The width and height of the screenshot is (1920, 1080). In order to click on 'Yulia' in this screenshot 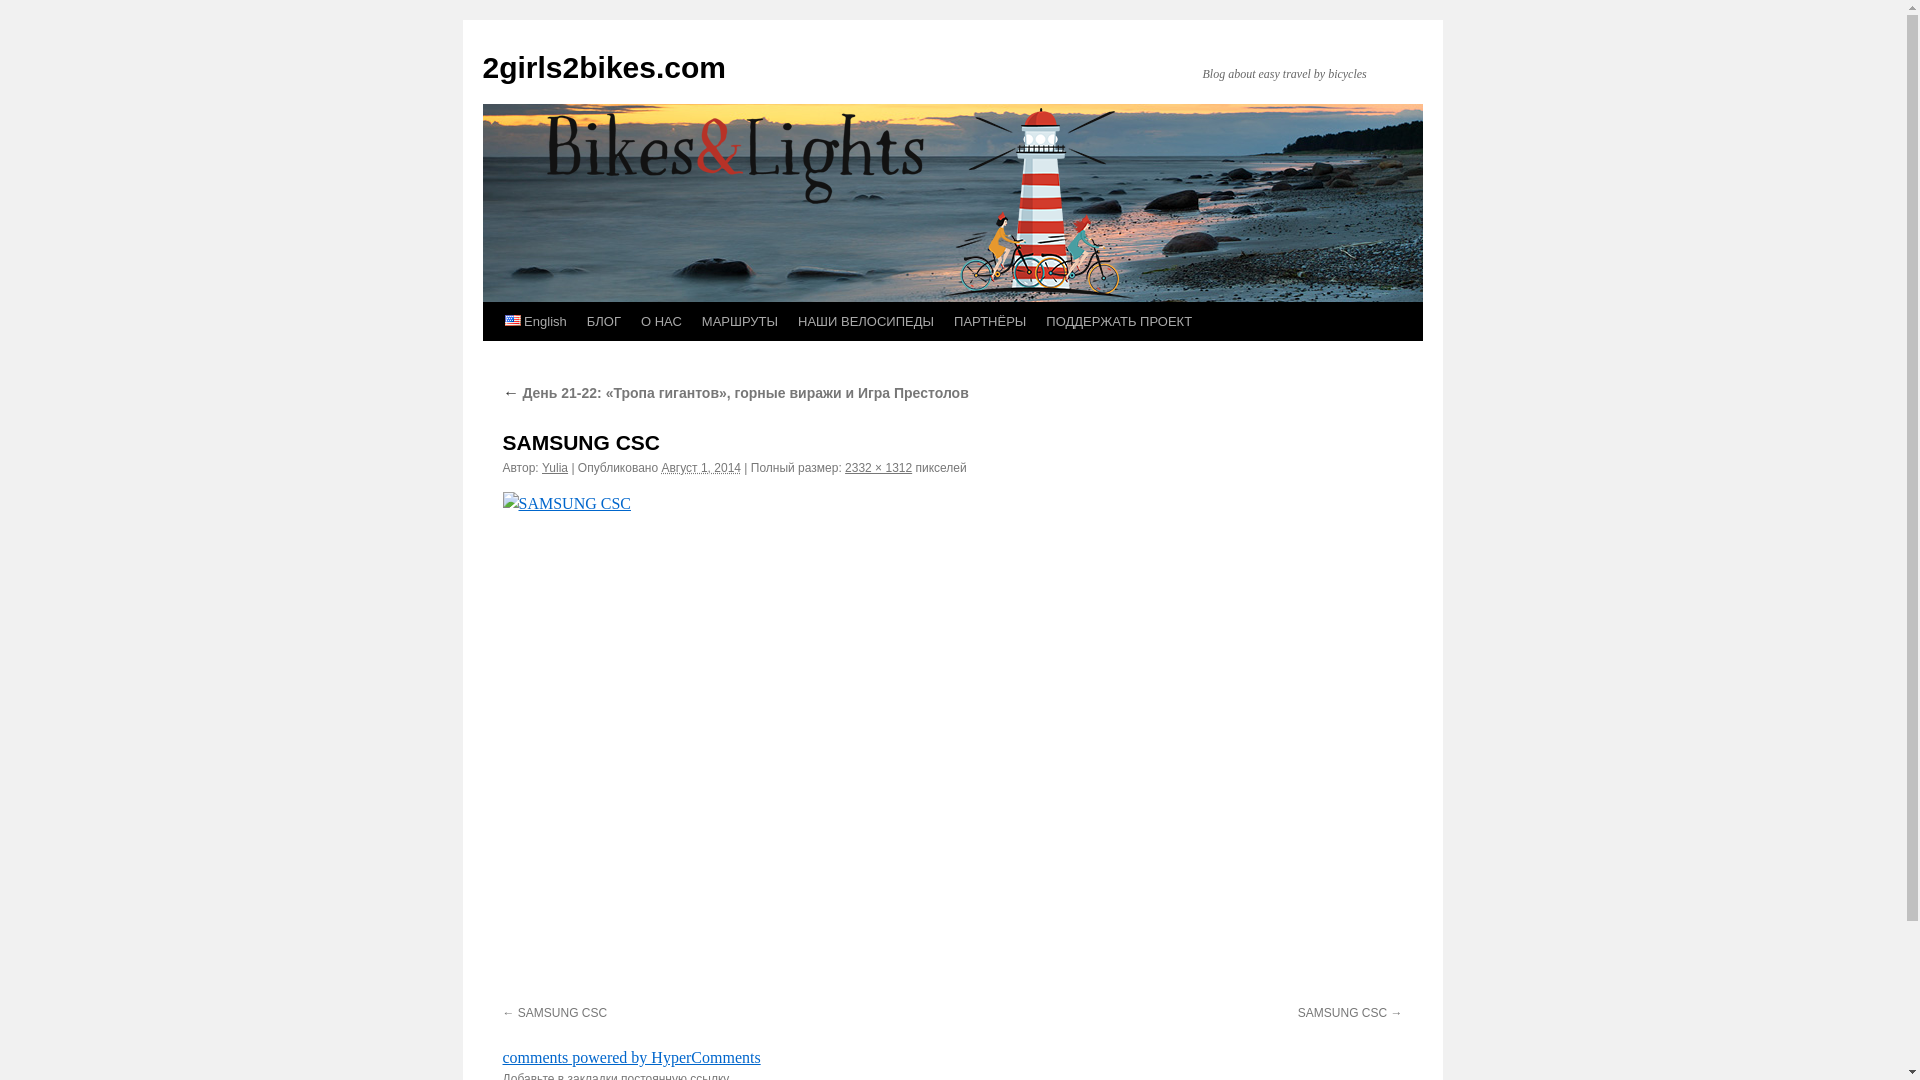, I will do `click(555, 467)`.